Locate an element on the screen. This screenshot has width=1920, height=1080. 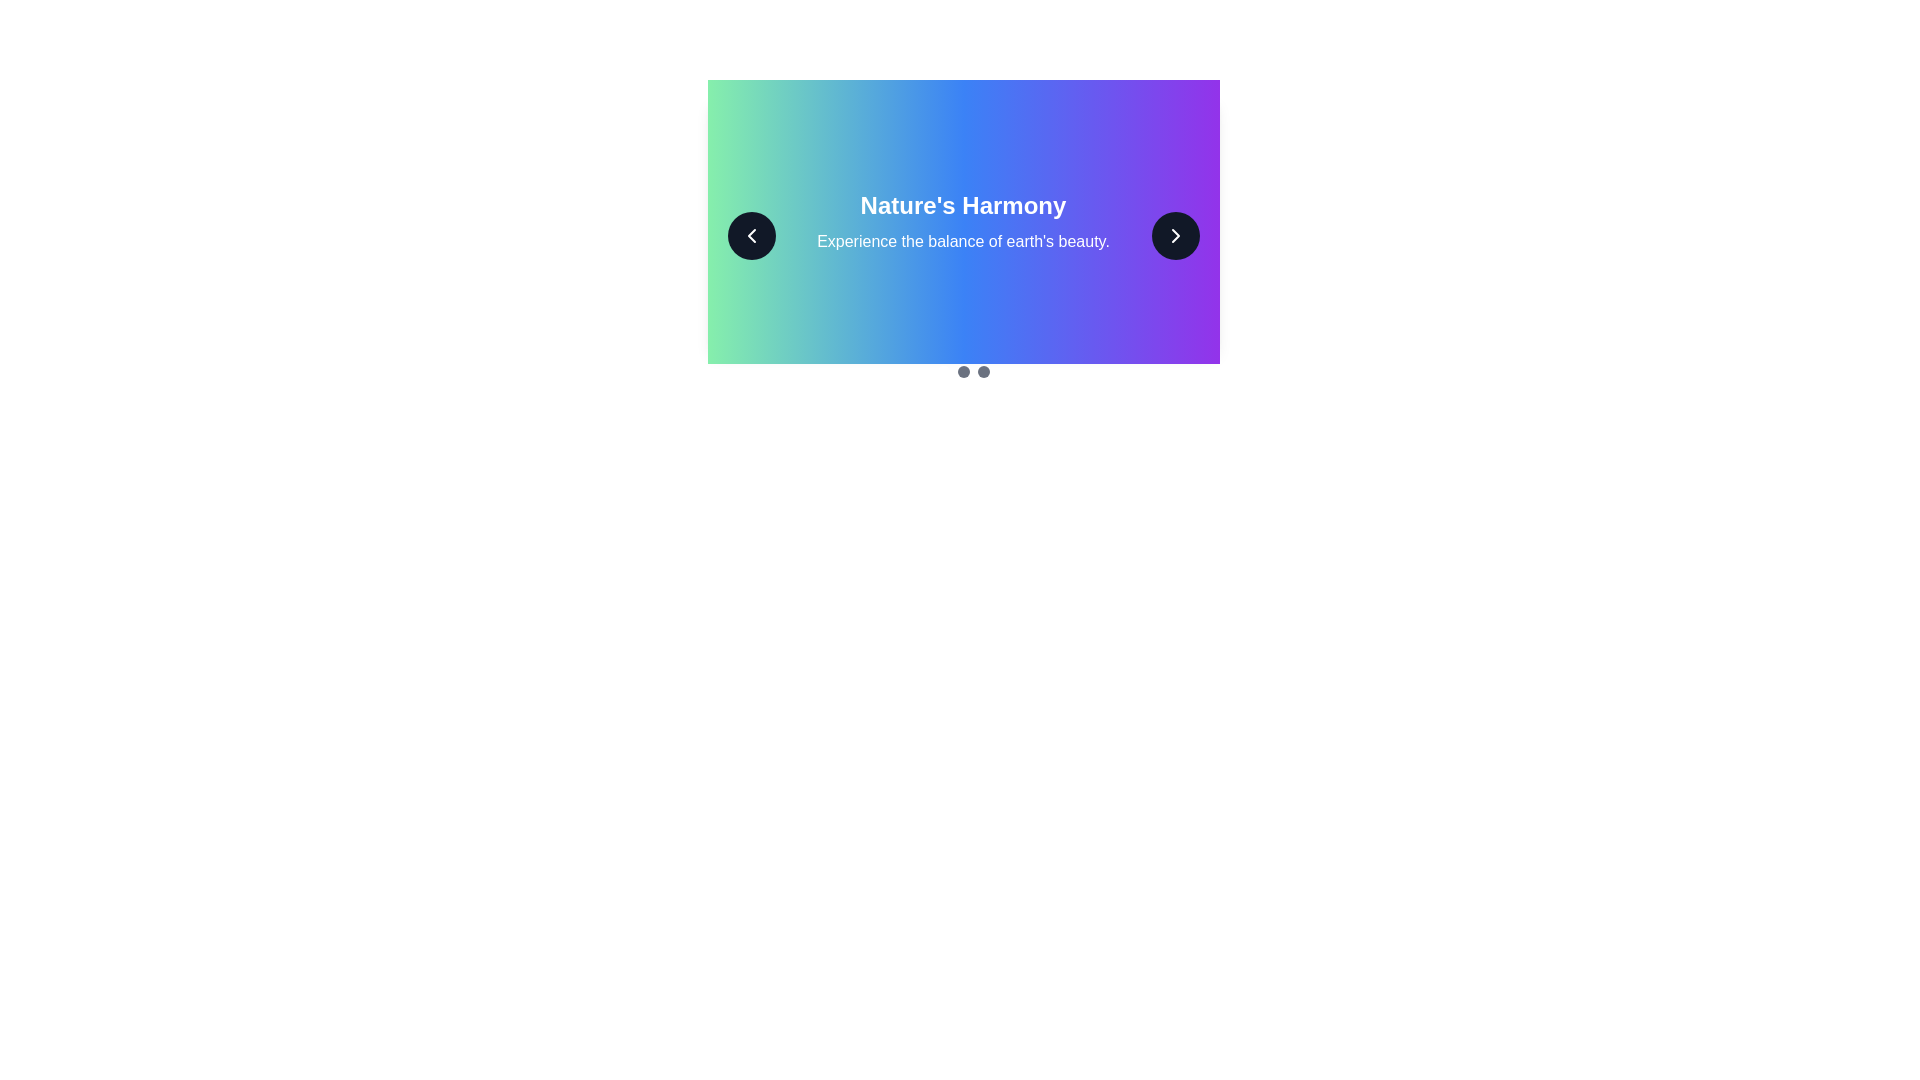
the subtitle element positioned below 'Nature's Harmony' is located at coordinates (963, 241).